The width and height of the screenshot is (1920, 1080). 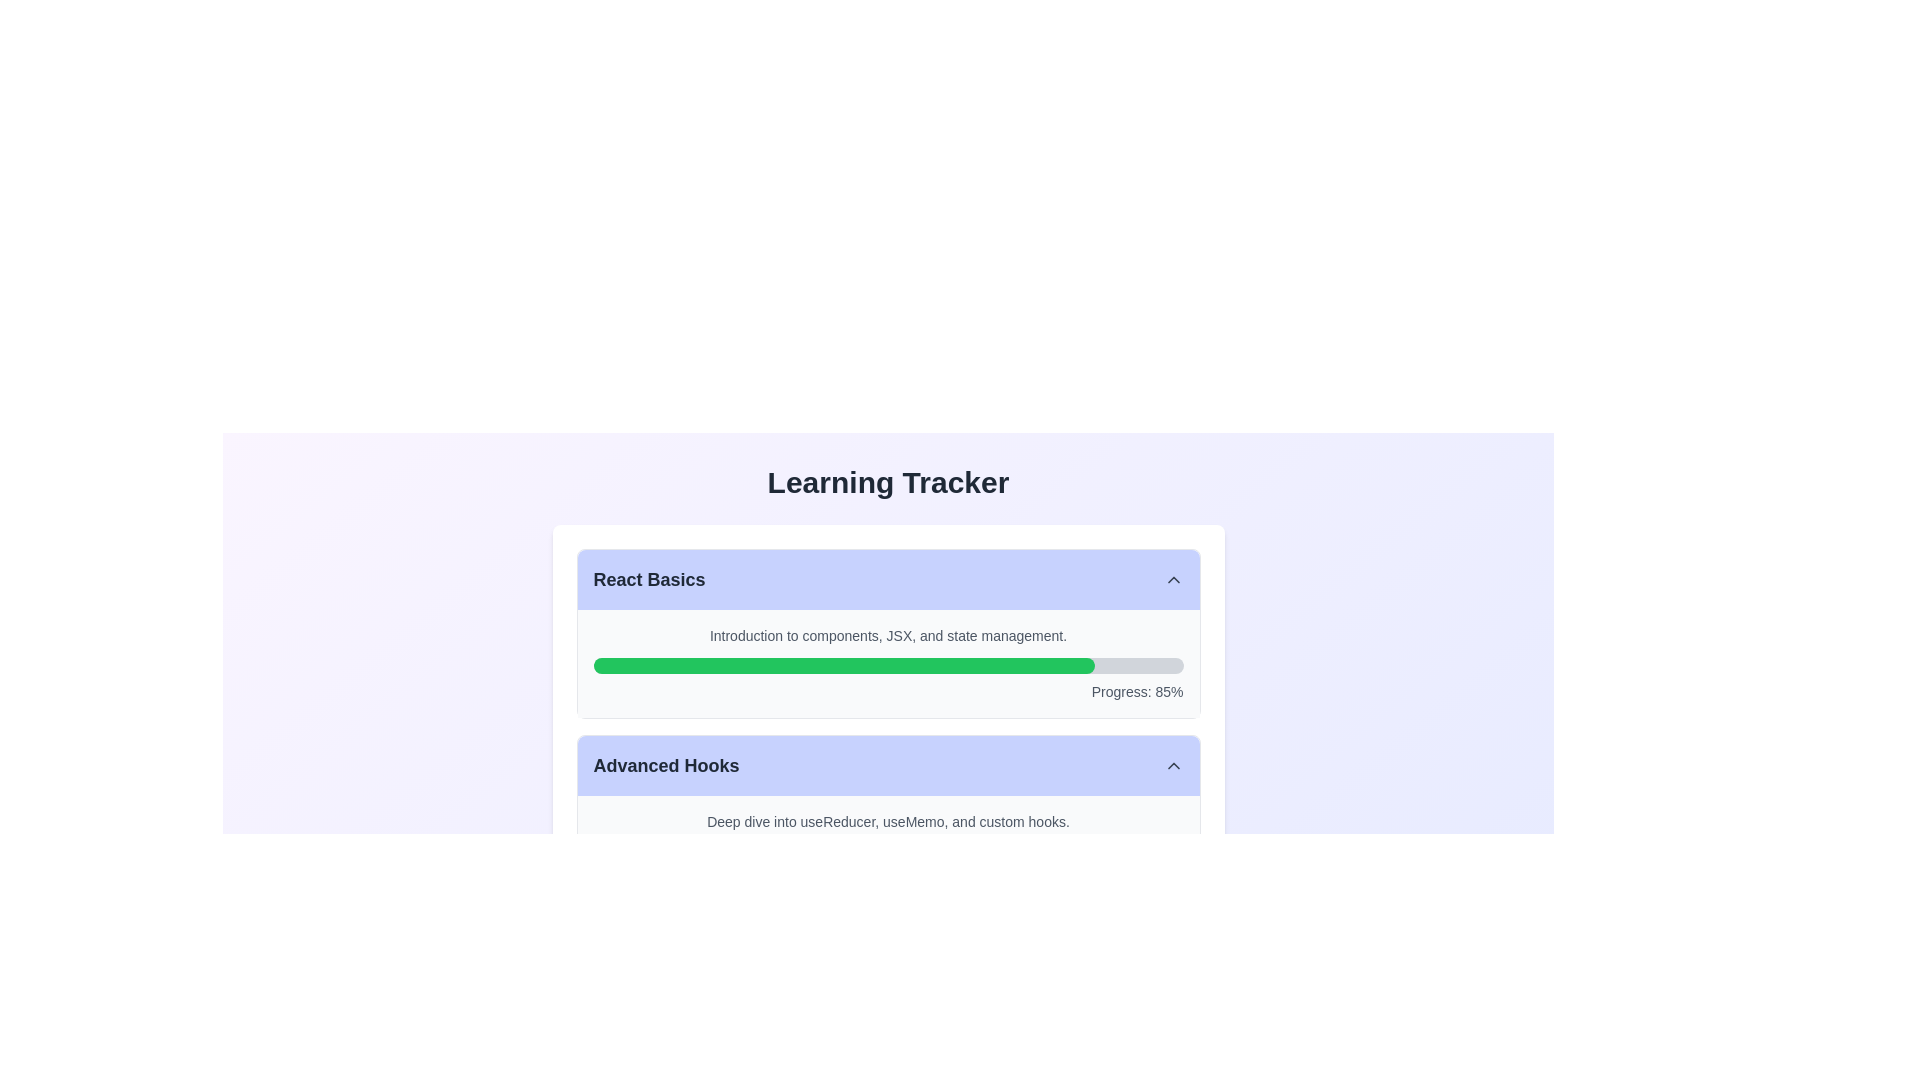 What do you see at coordinates (1173, 765) in the screenshot?
I see `the Chevron Up icon` at bounding box center [1173, 765].